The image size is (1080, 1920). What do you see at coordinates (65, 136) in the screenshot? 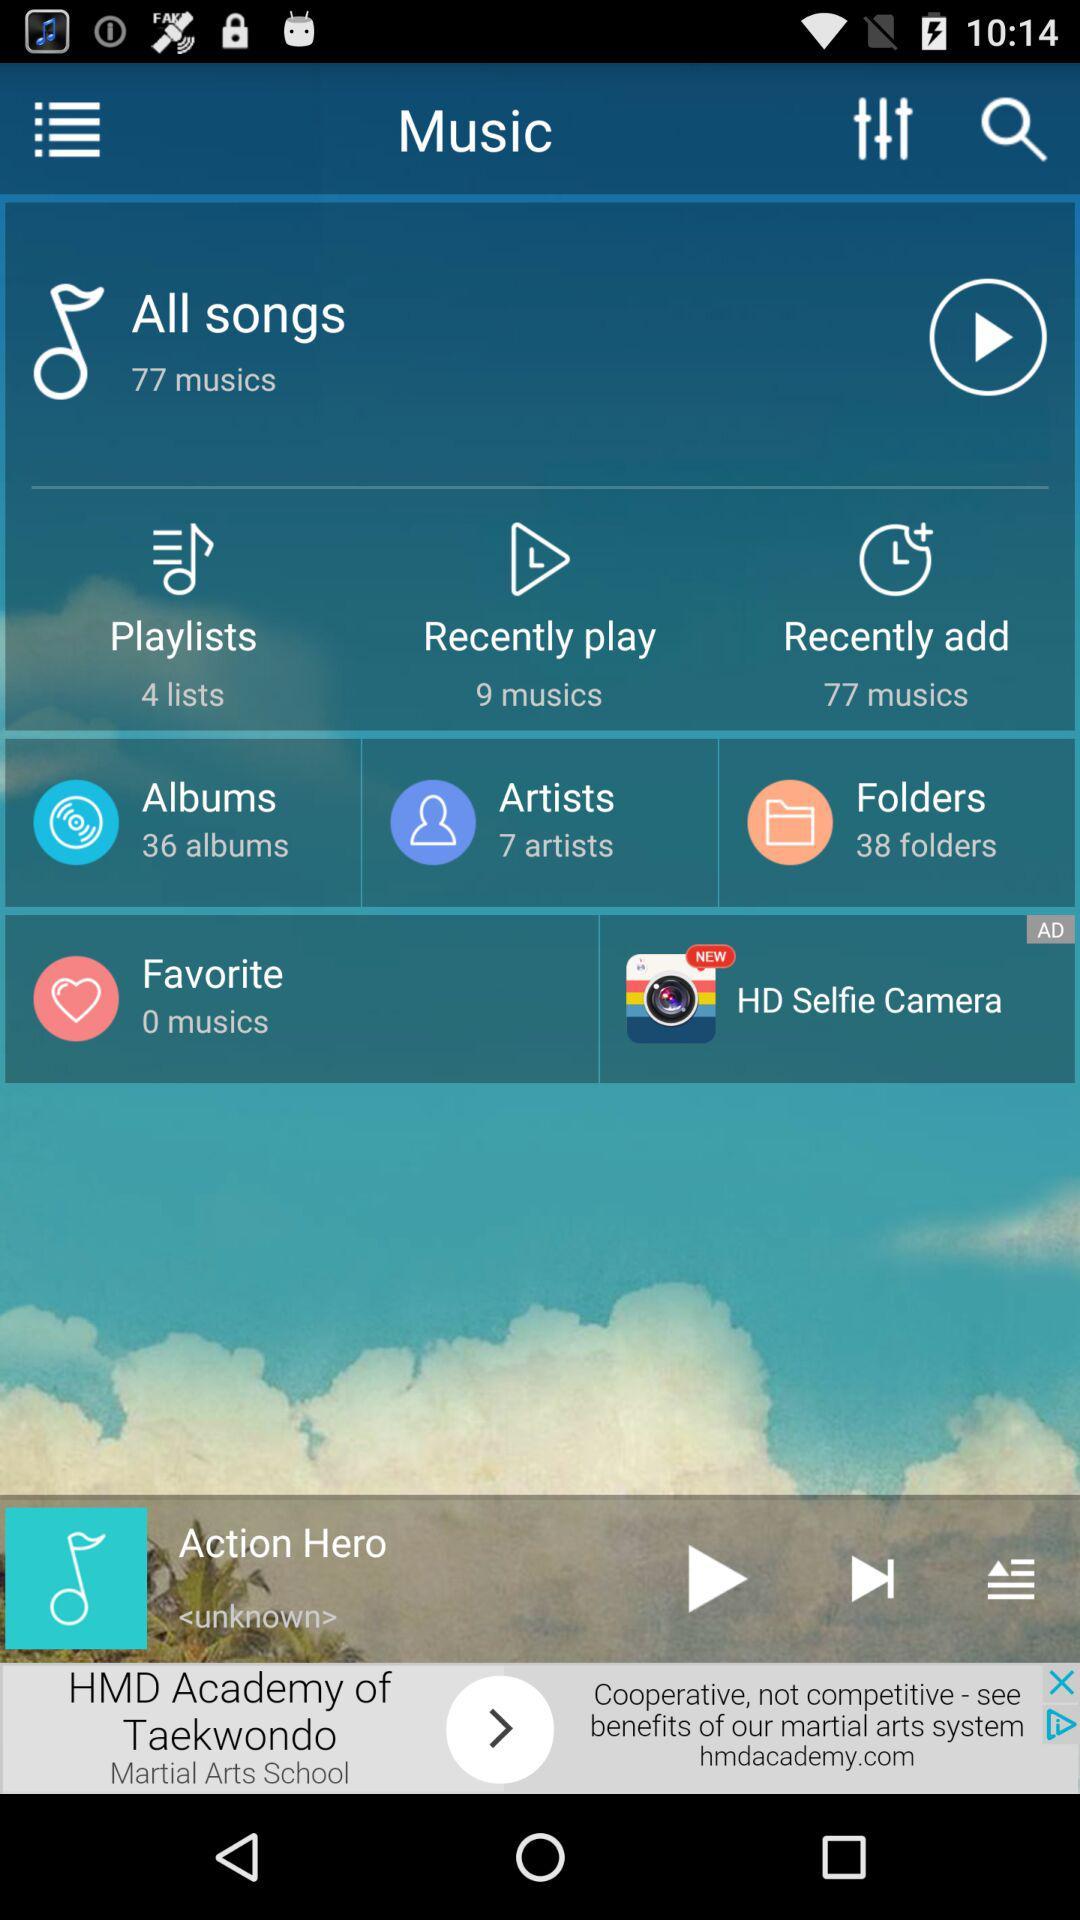
I see `the list icon` at bounding box center [65, 136].